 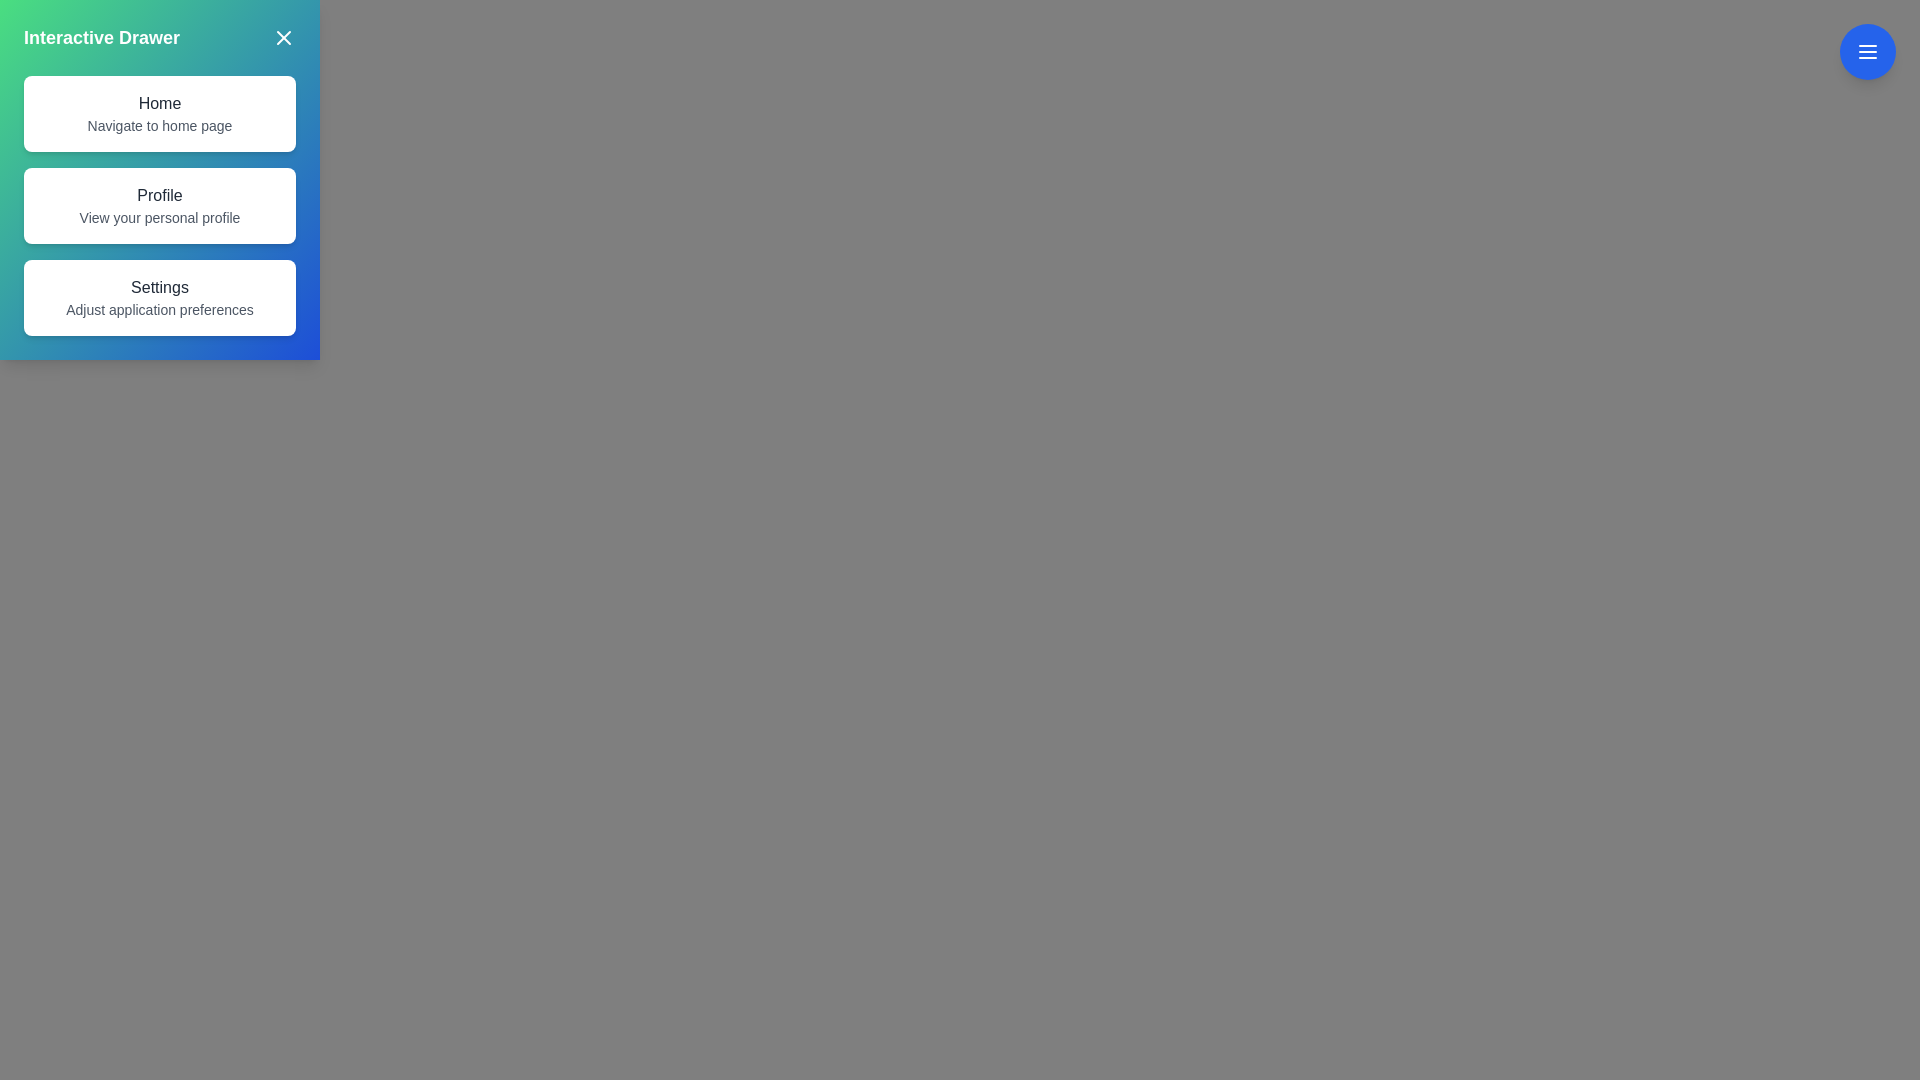 I want to click on the text label that reads 'Adjust application preferences', which is styled in small gray font and located under the 'Settings' header, so click(x=158, y=309).